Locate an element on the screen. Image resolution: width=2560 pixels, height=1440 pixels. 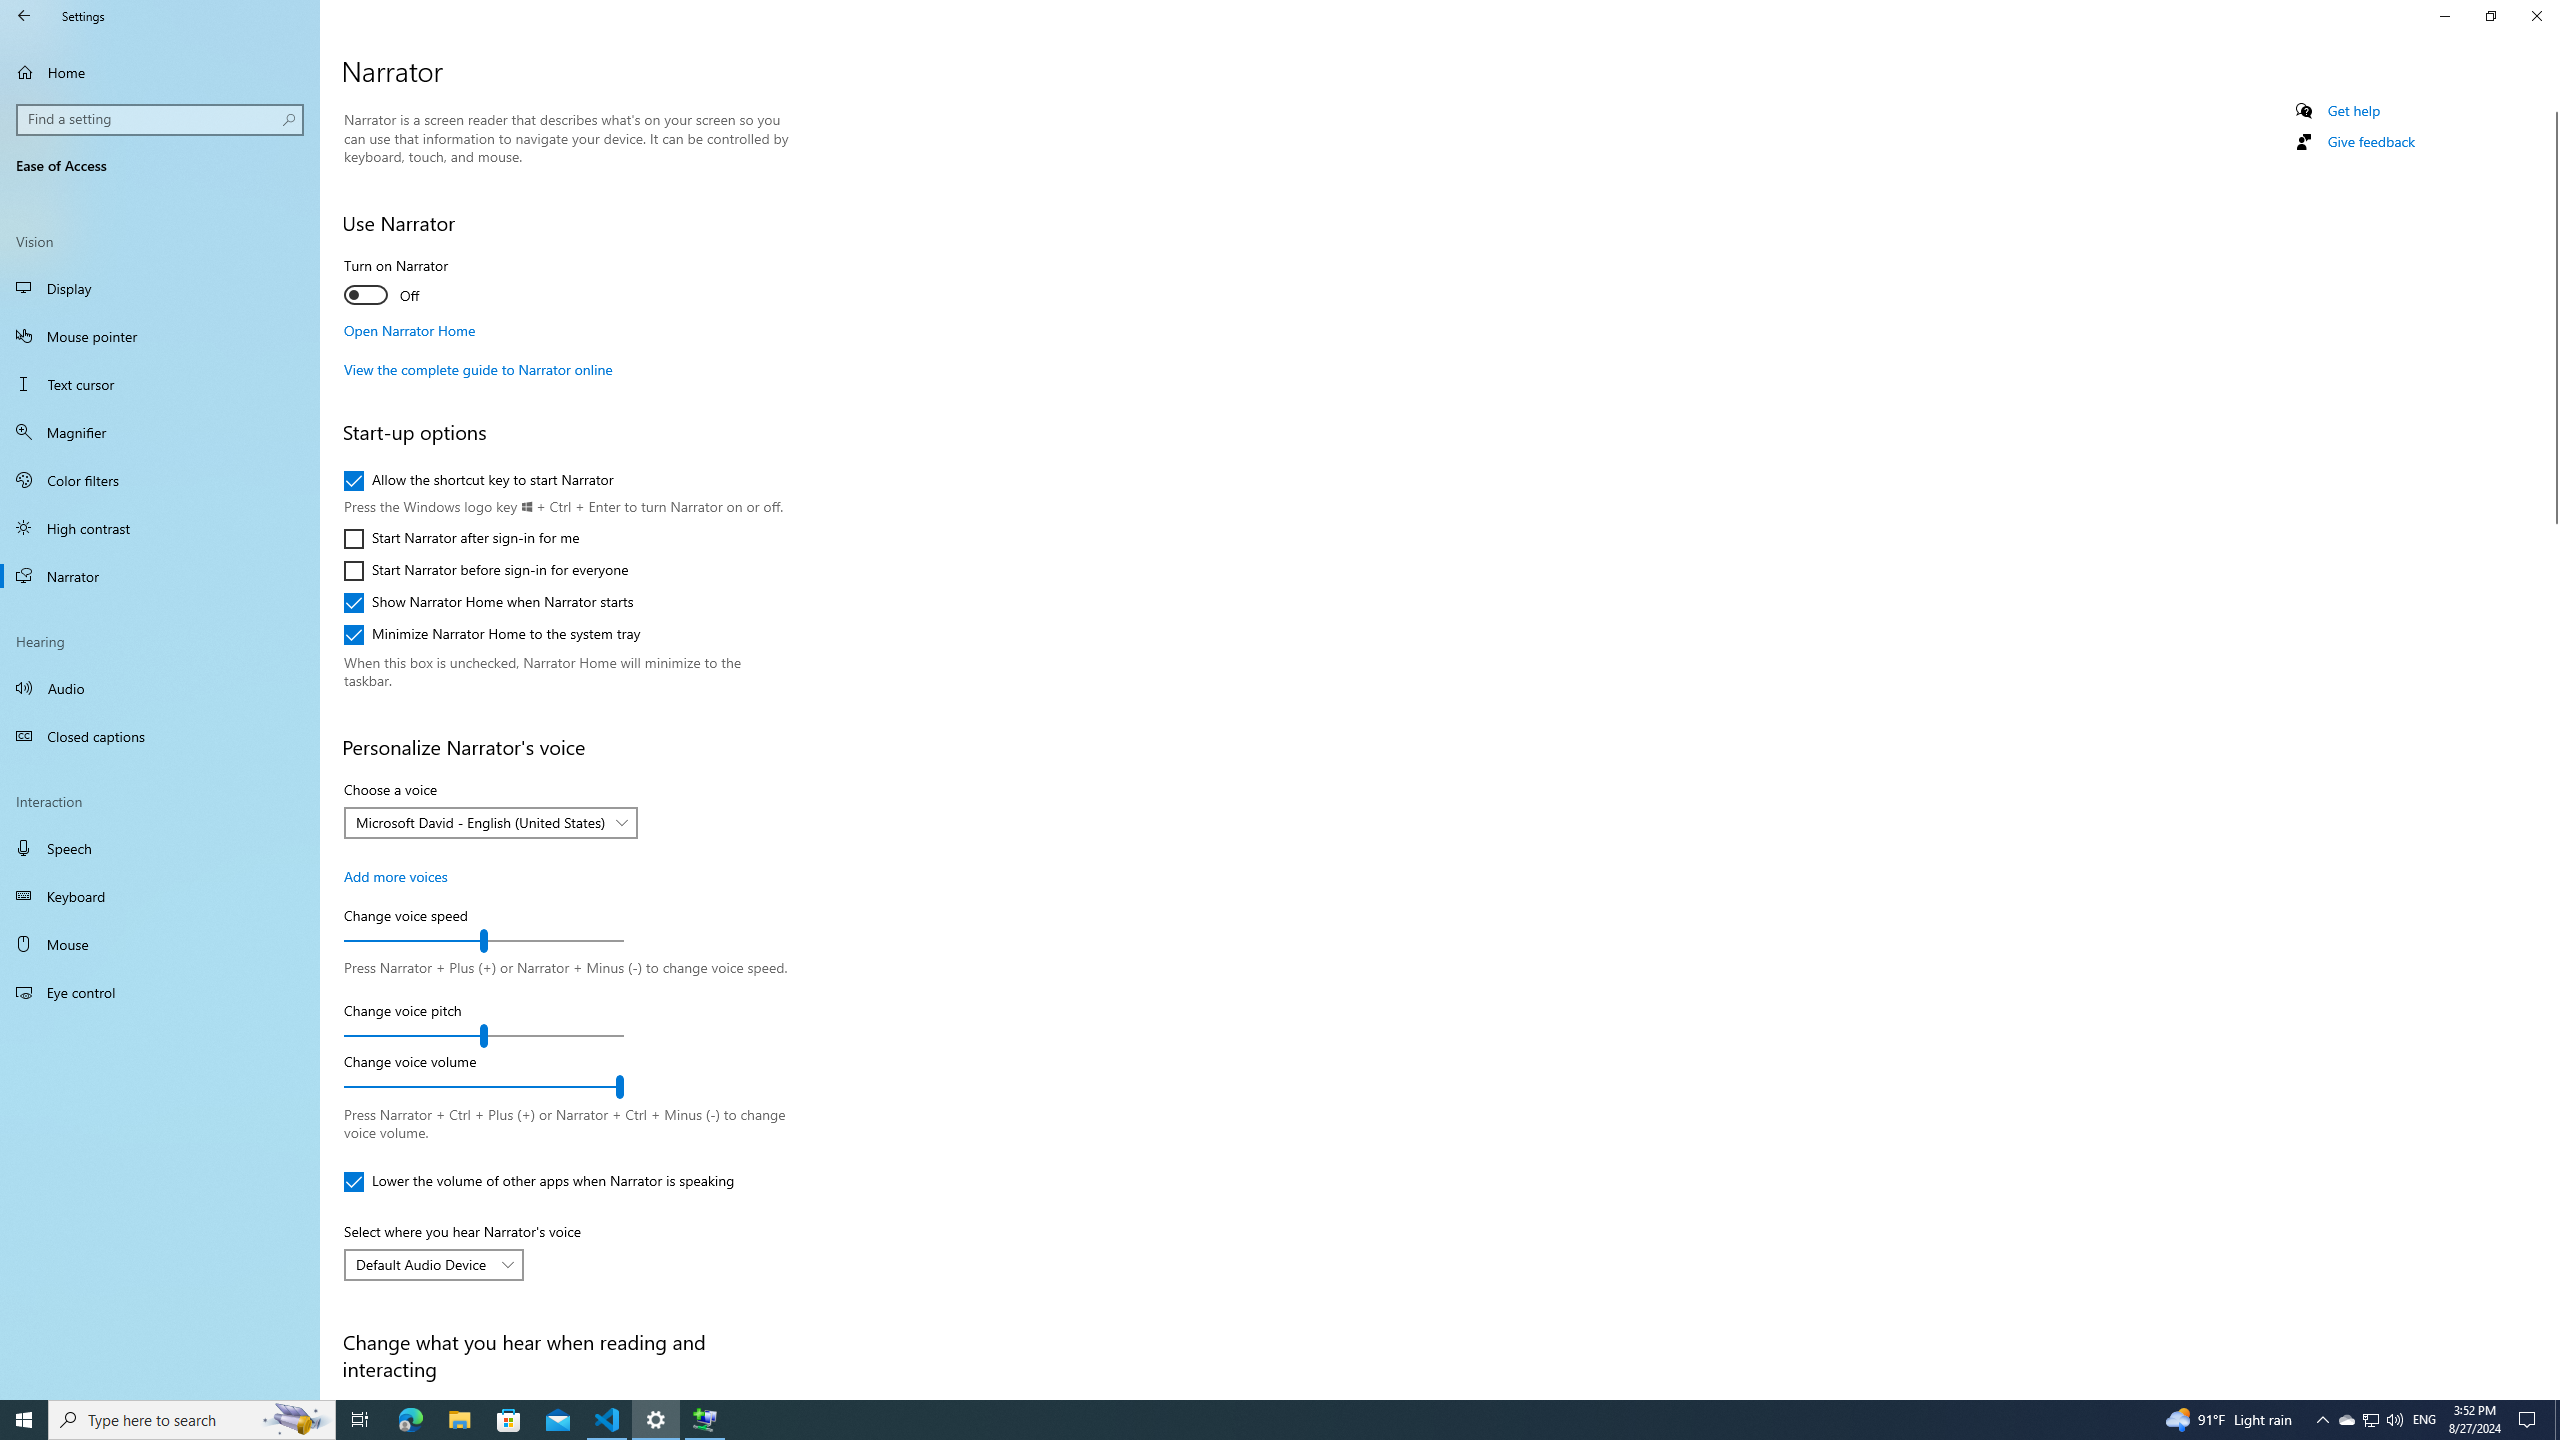
'Visual Studio Code - 1 running window' is located at coordinates (607, 1418).